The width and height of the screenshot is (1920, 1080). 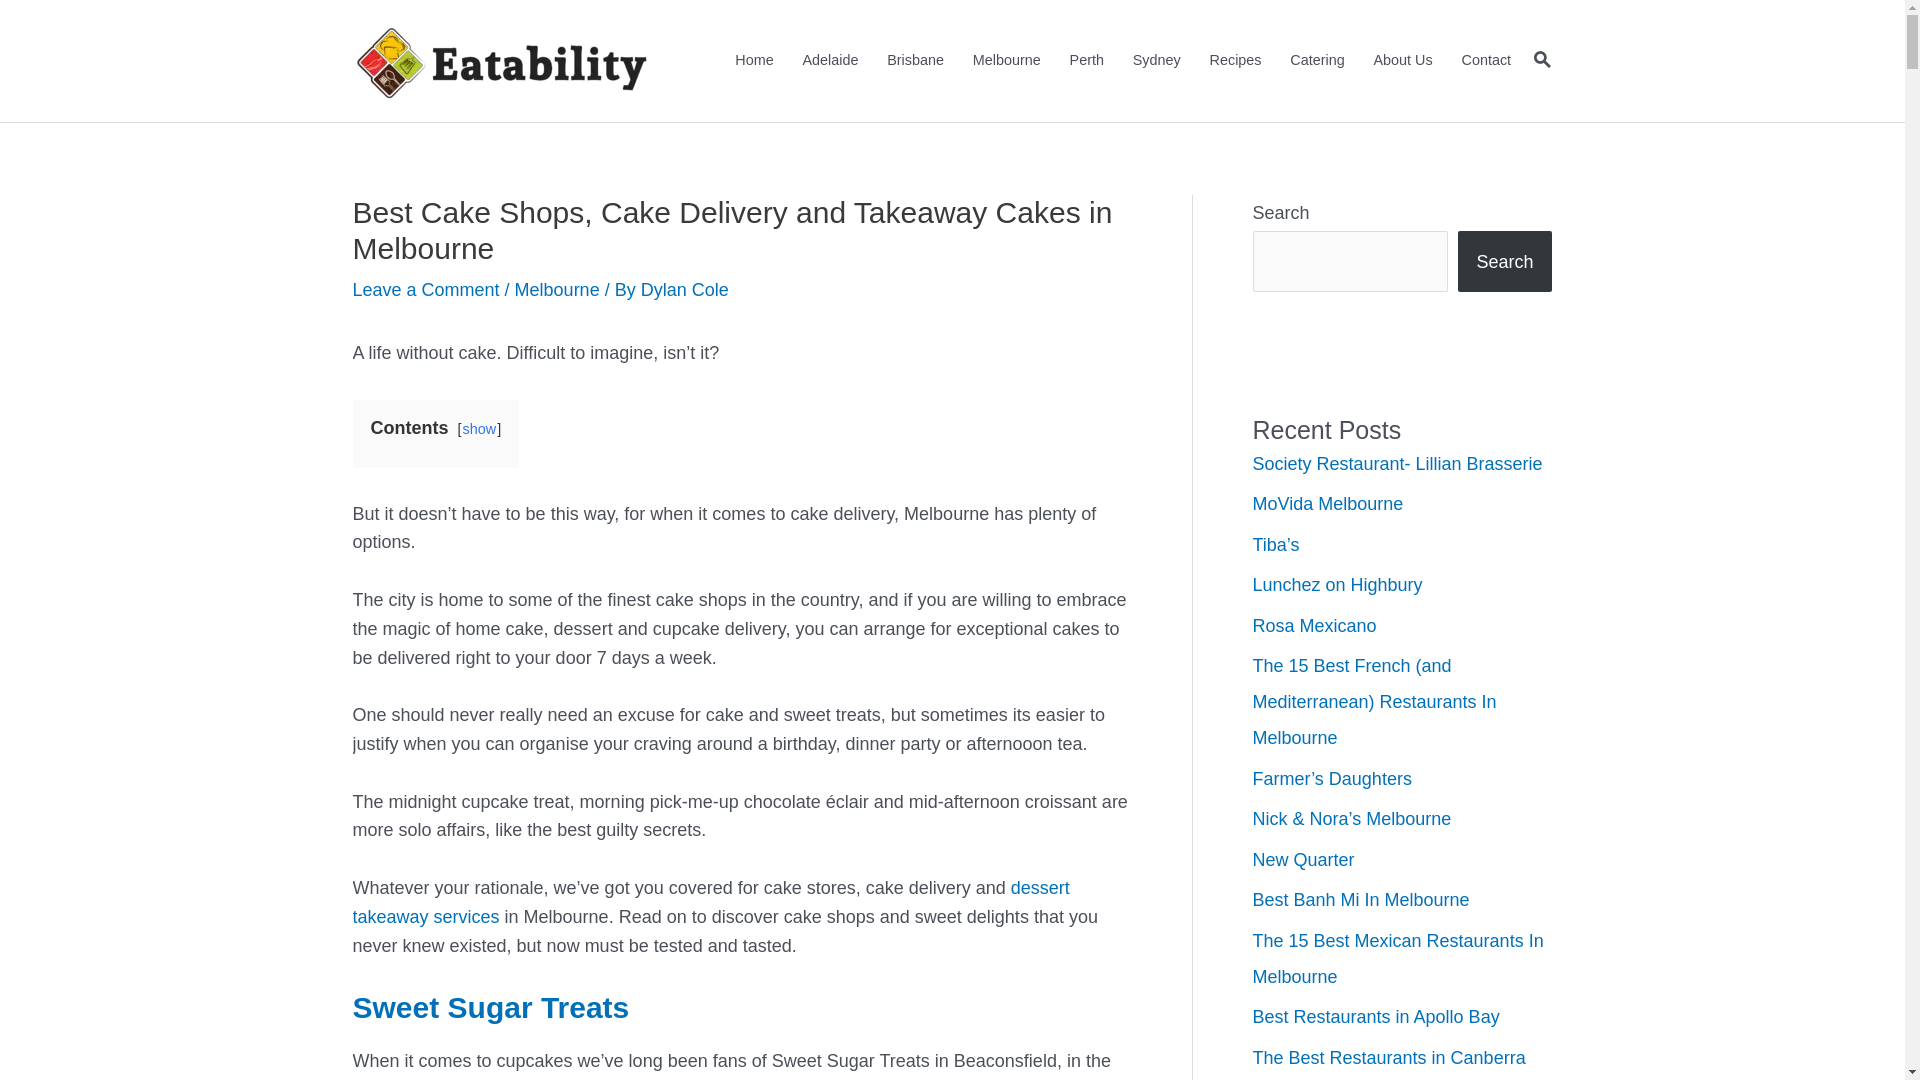 What do you see at coordinates (399, 1007) in the screenshot?
I see `'Sweet'` at bounding box center [399, 1007].